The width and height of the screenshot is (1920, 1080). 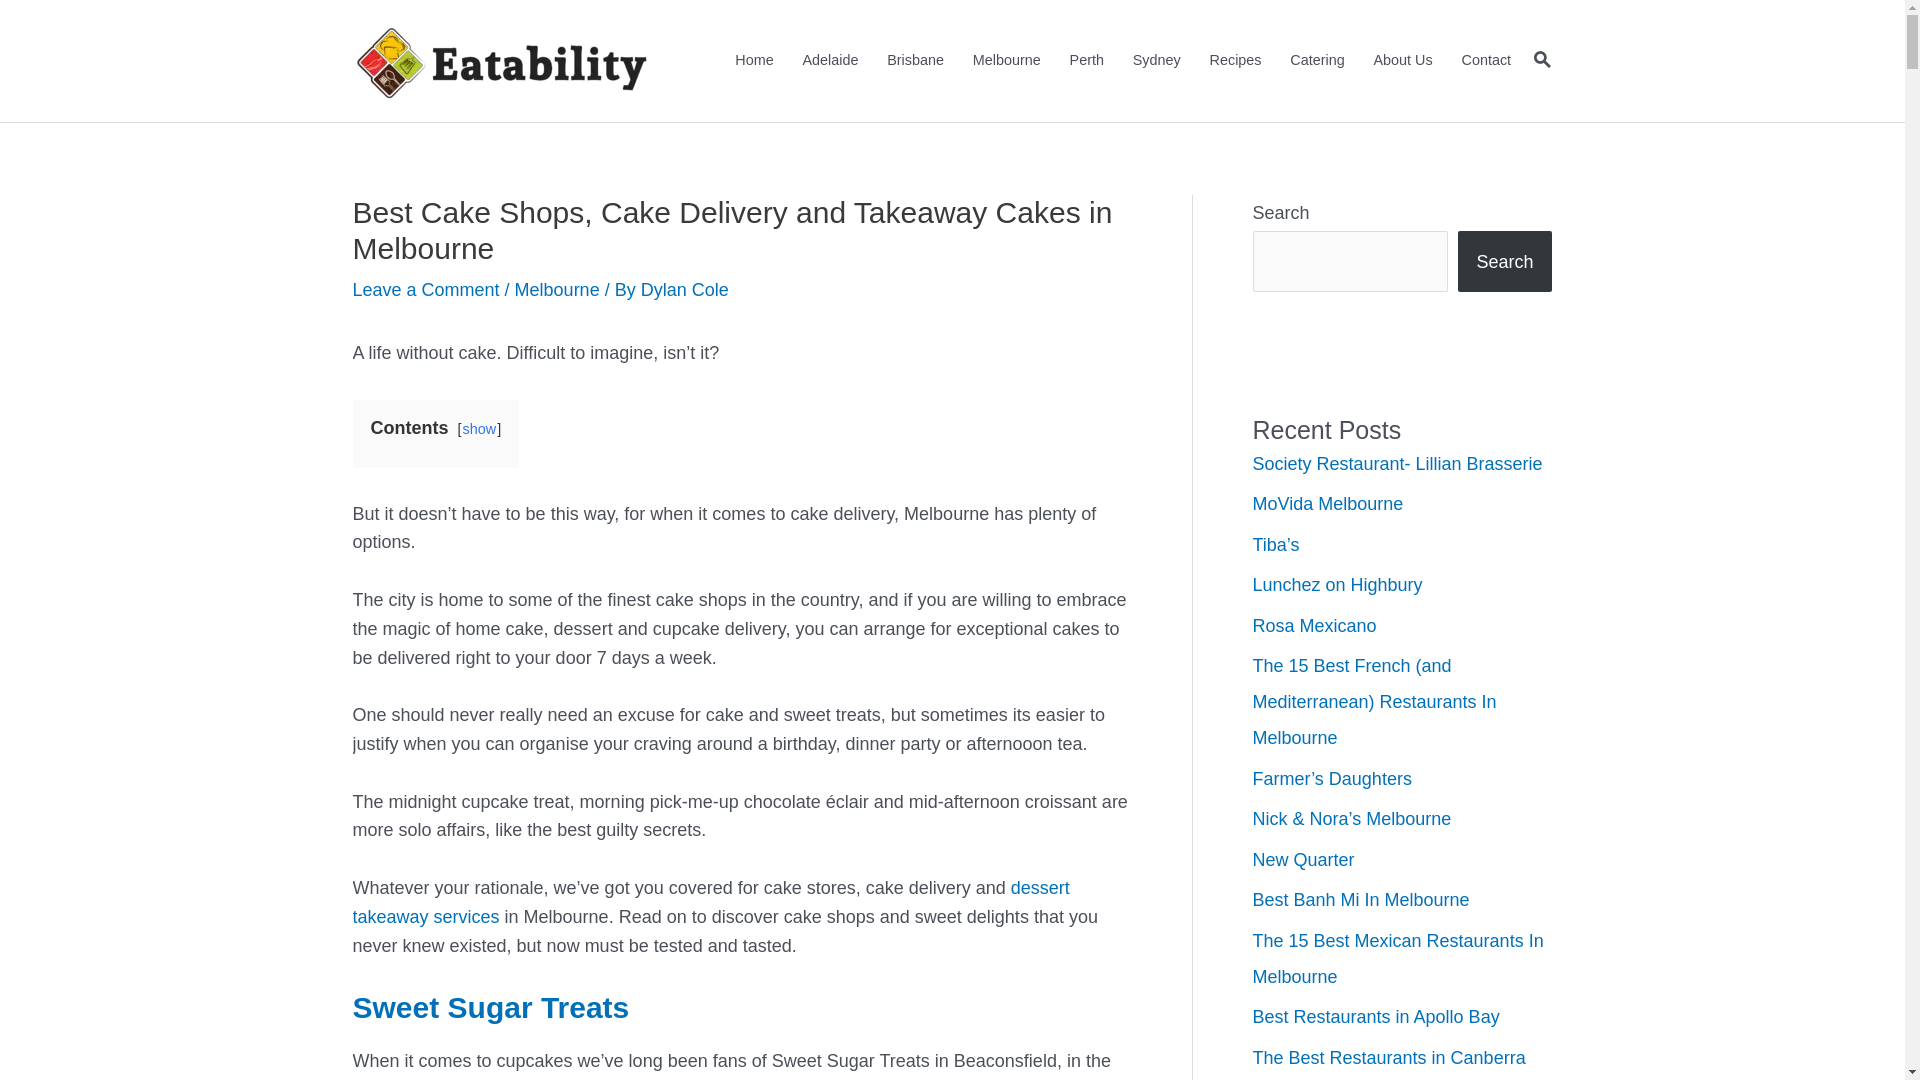 What do you see at coordinates (399, 1007) in the screenshot?
I see `'Sweet'` at bounding box center [399, 1007].